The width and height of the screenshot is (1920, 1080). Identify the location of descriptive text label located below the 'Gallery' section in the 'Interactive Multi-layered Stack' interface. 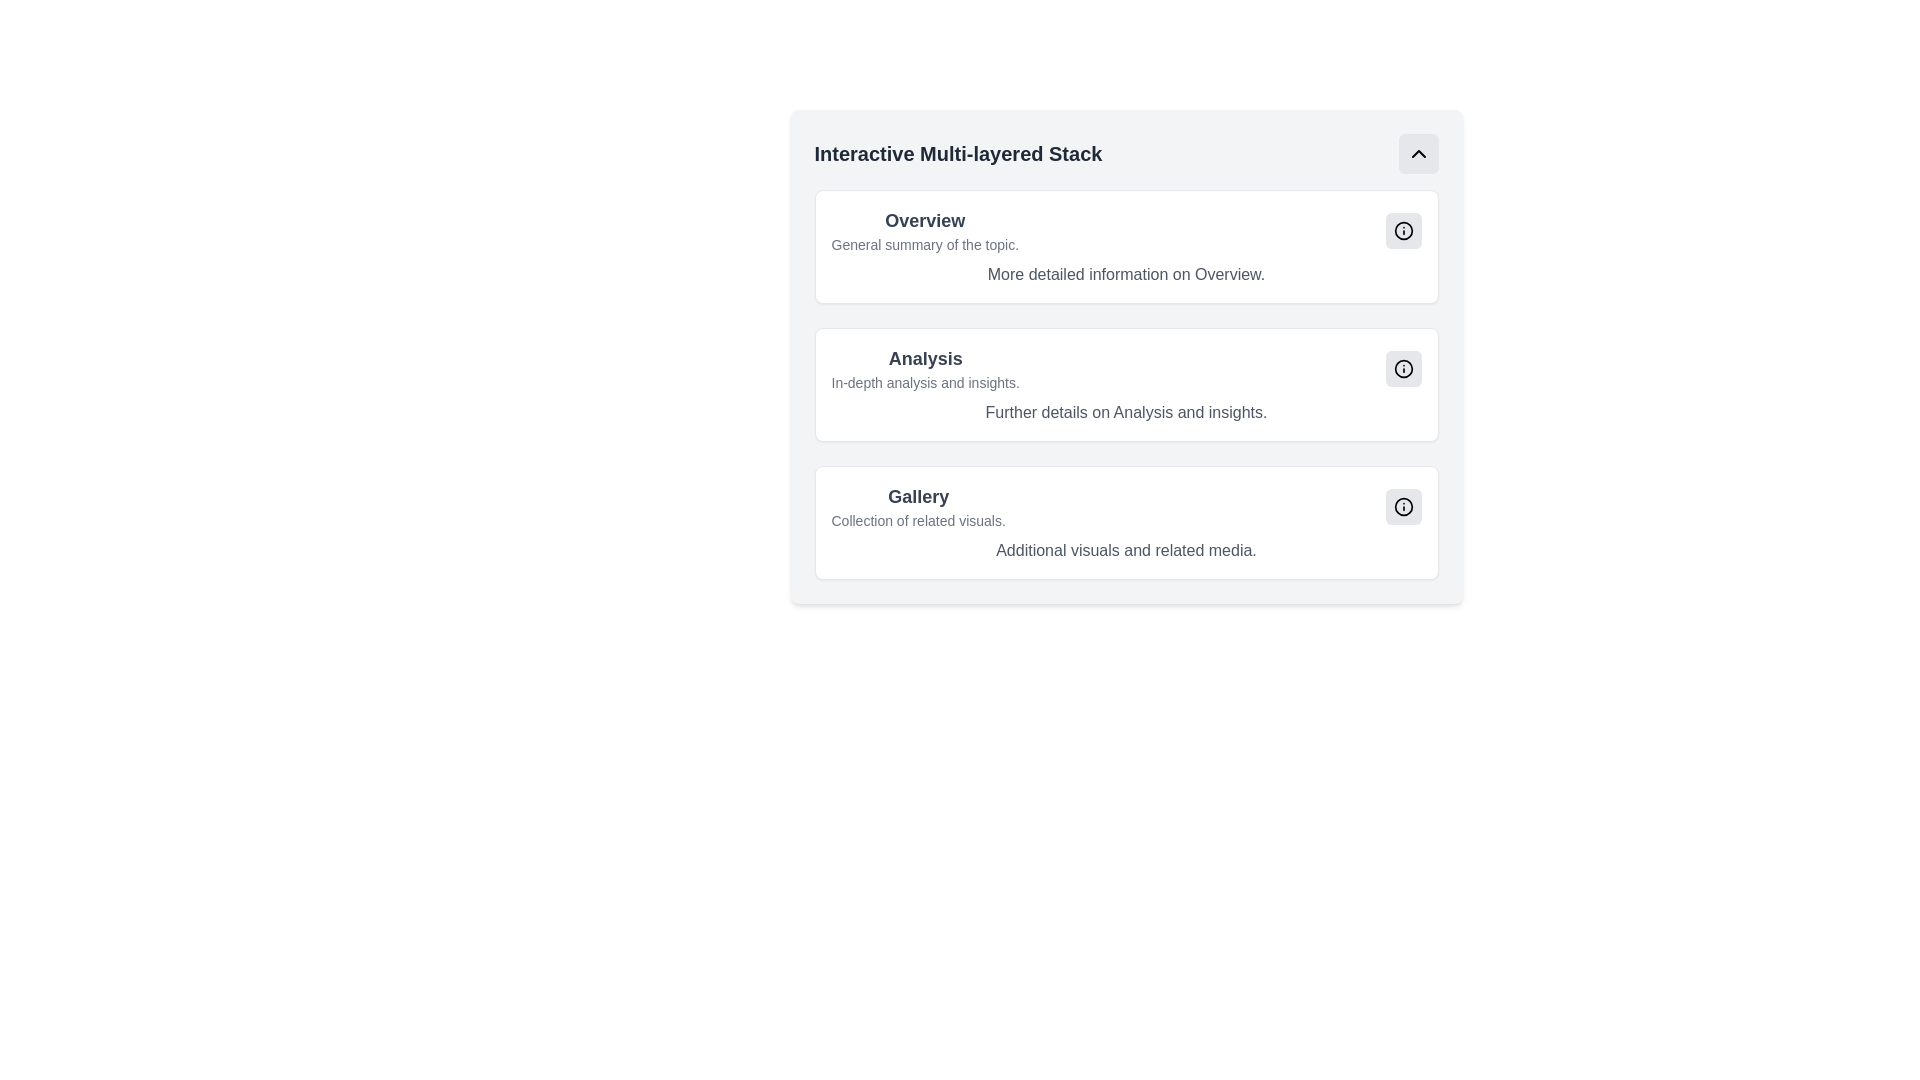
(917, 519).